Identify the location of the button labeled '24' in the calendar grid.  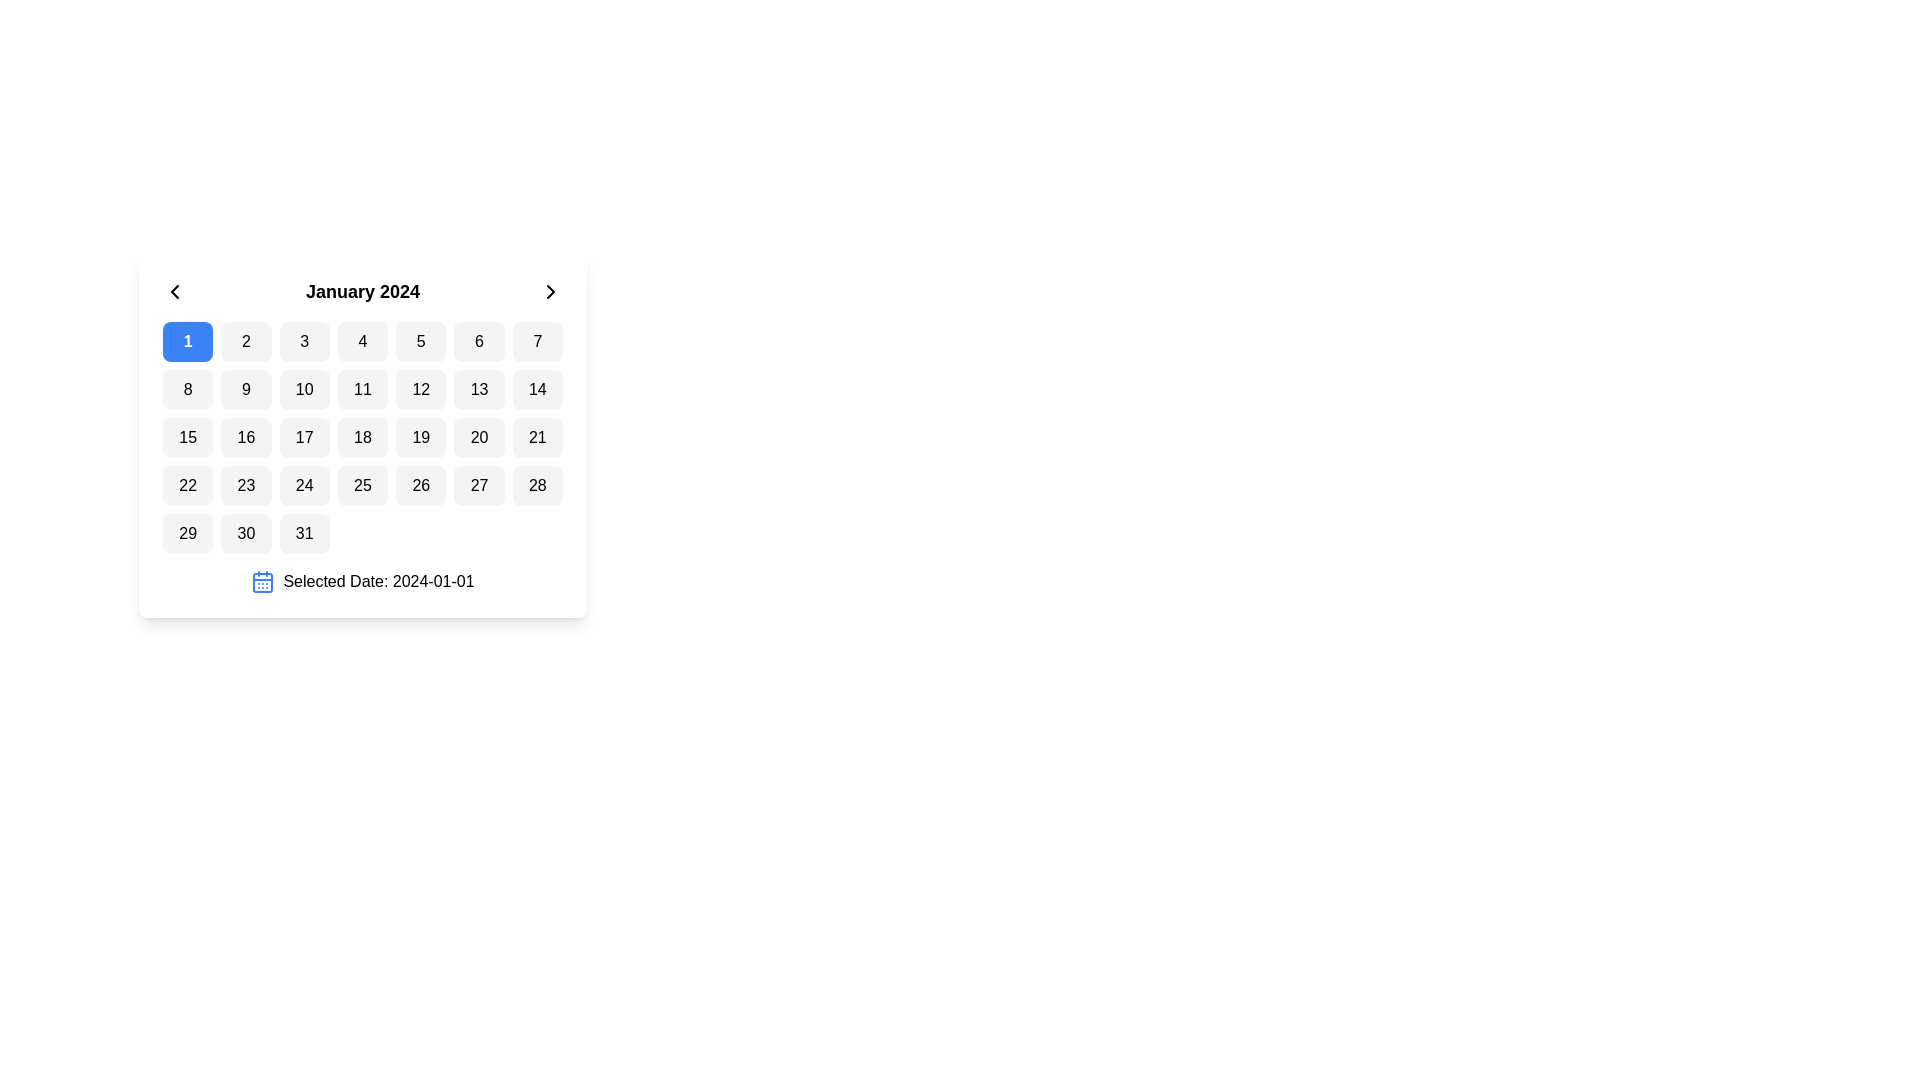
(303, 486).